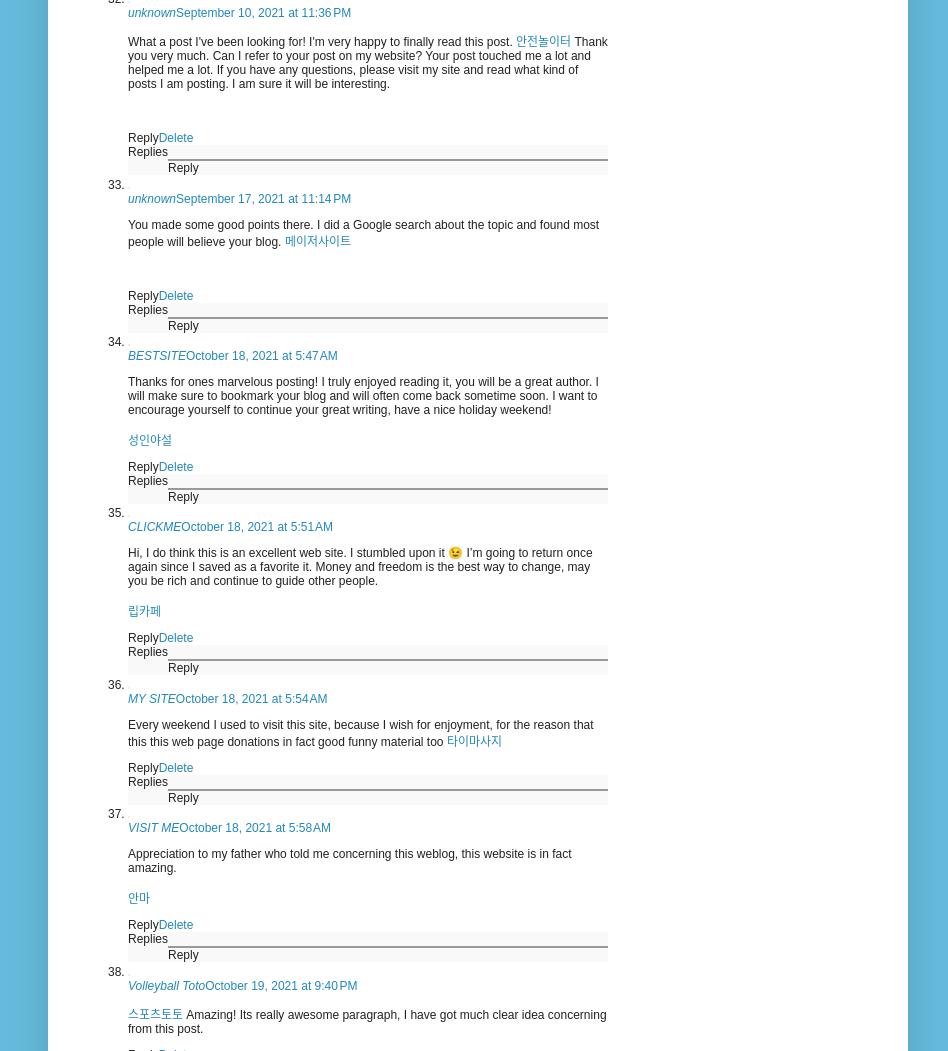 This screenshot has width=948, height=1051. What do you see at coordinates (165, 984) in the screenshot?
I see `'Volleyball Toto'` at bounding box center [165, 984].